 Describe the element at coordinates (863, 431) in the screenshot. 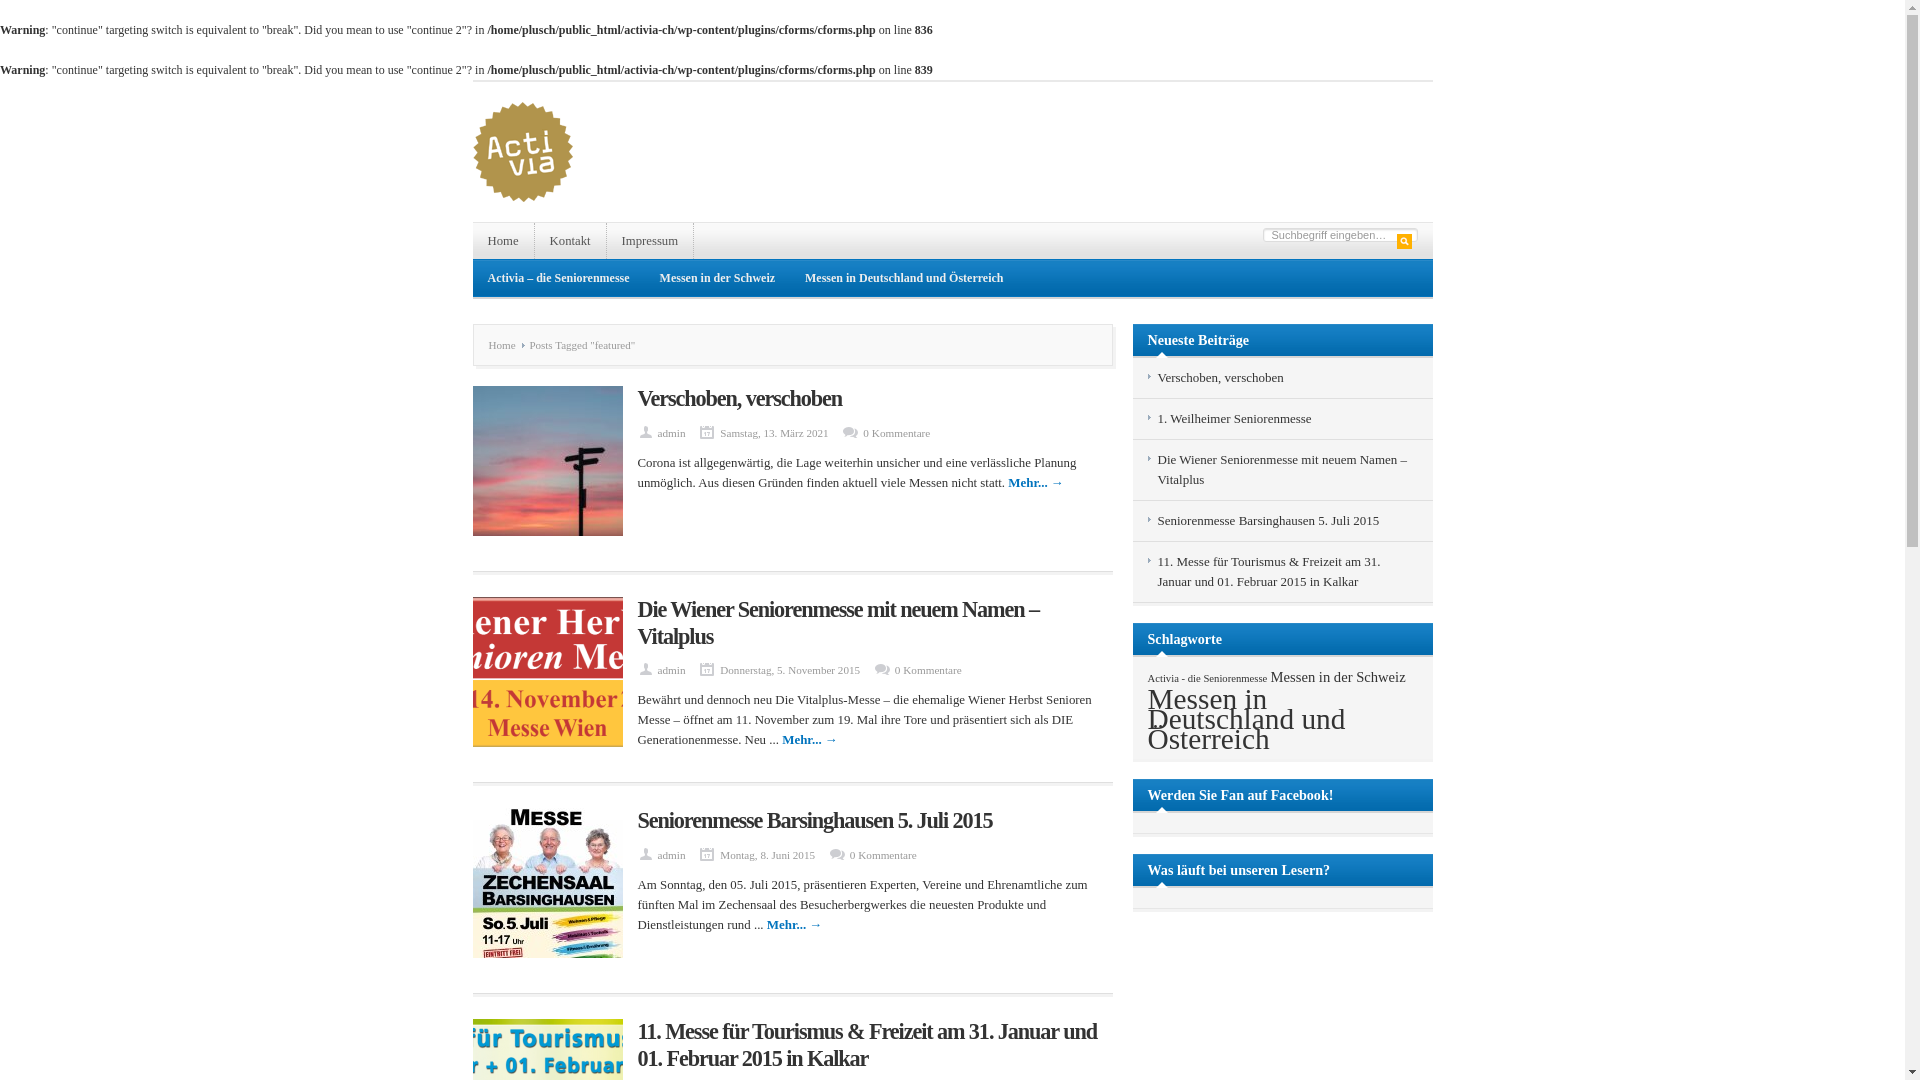

I see `'0 Kommentare'` at that location.